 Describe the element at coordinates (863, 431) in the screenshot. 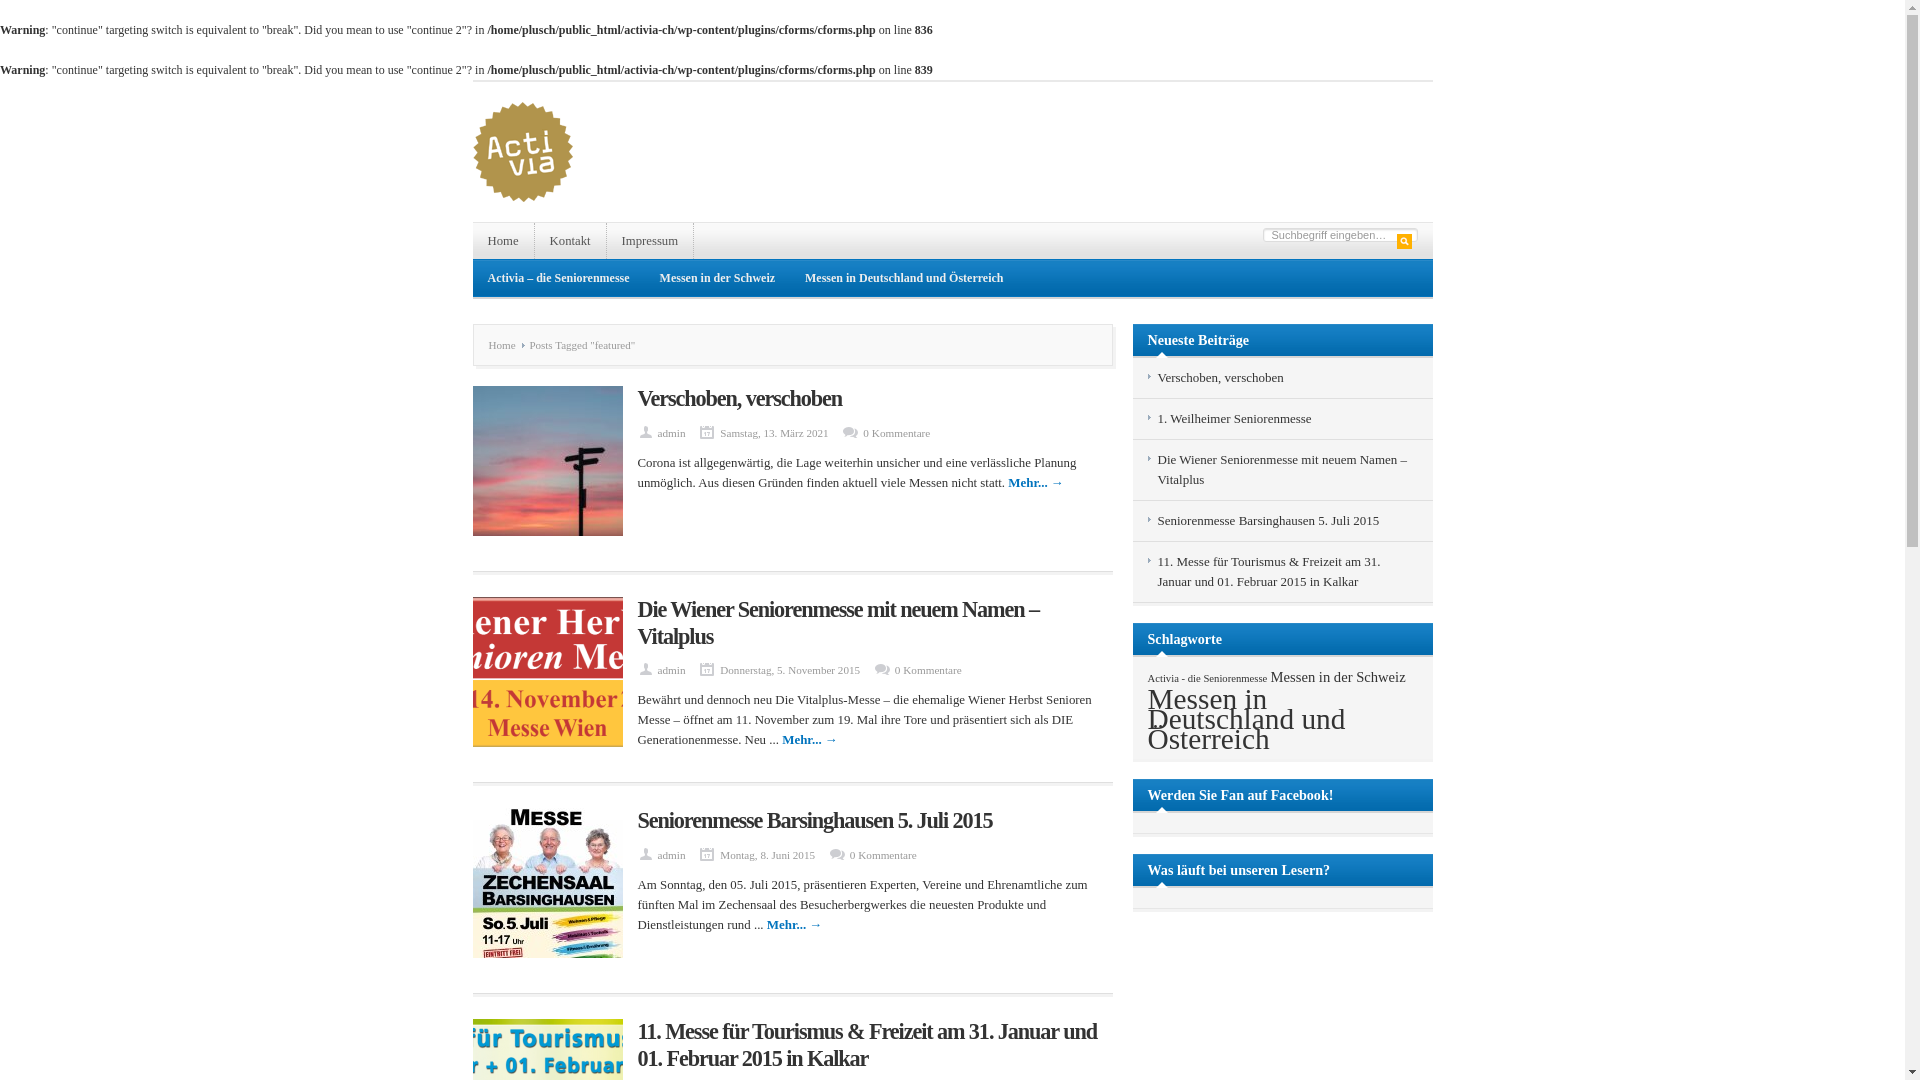

I see `'0 Kommentare'` at that location.